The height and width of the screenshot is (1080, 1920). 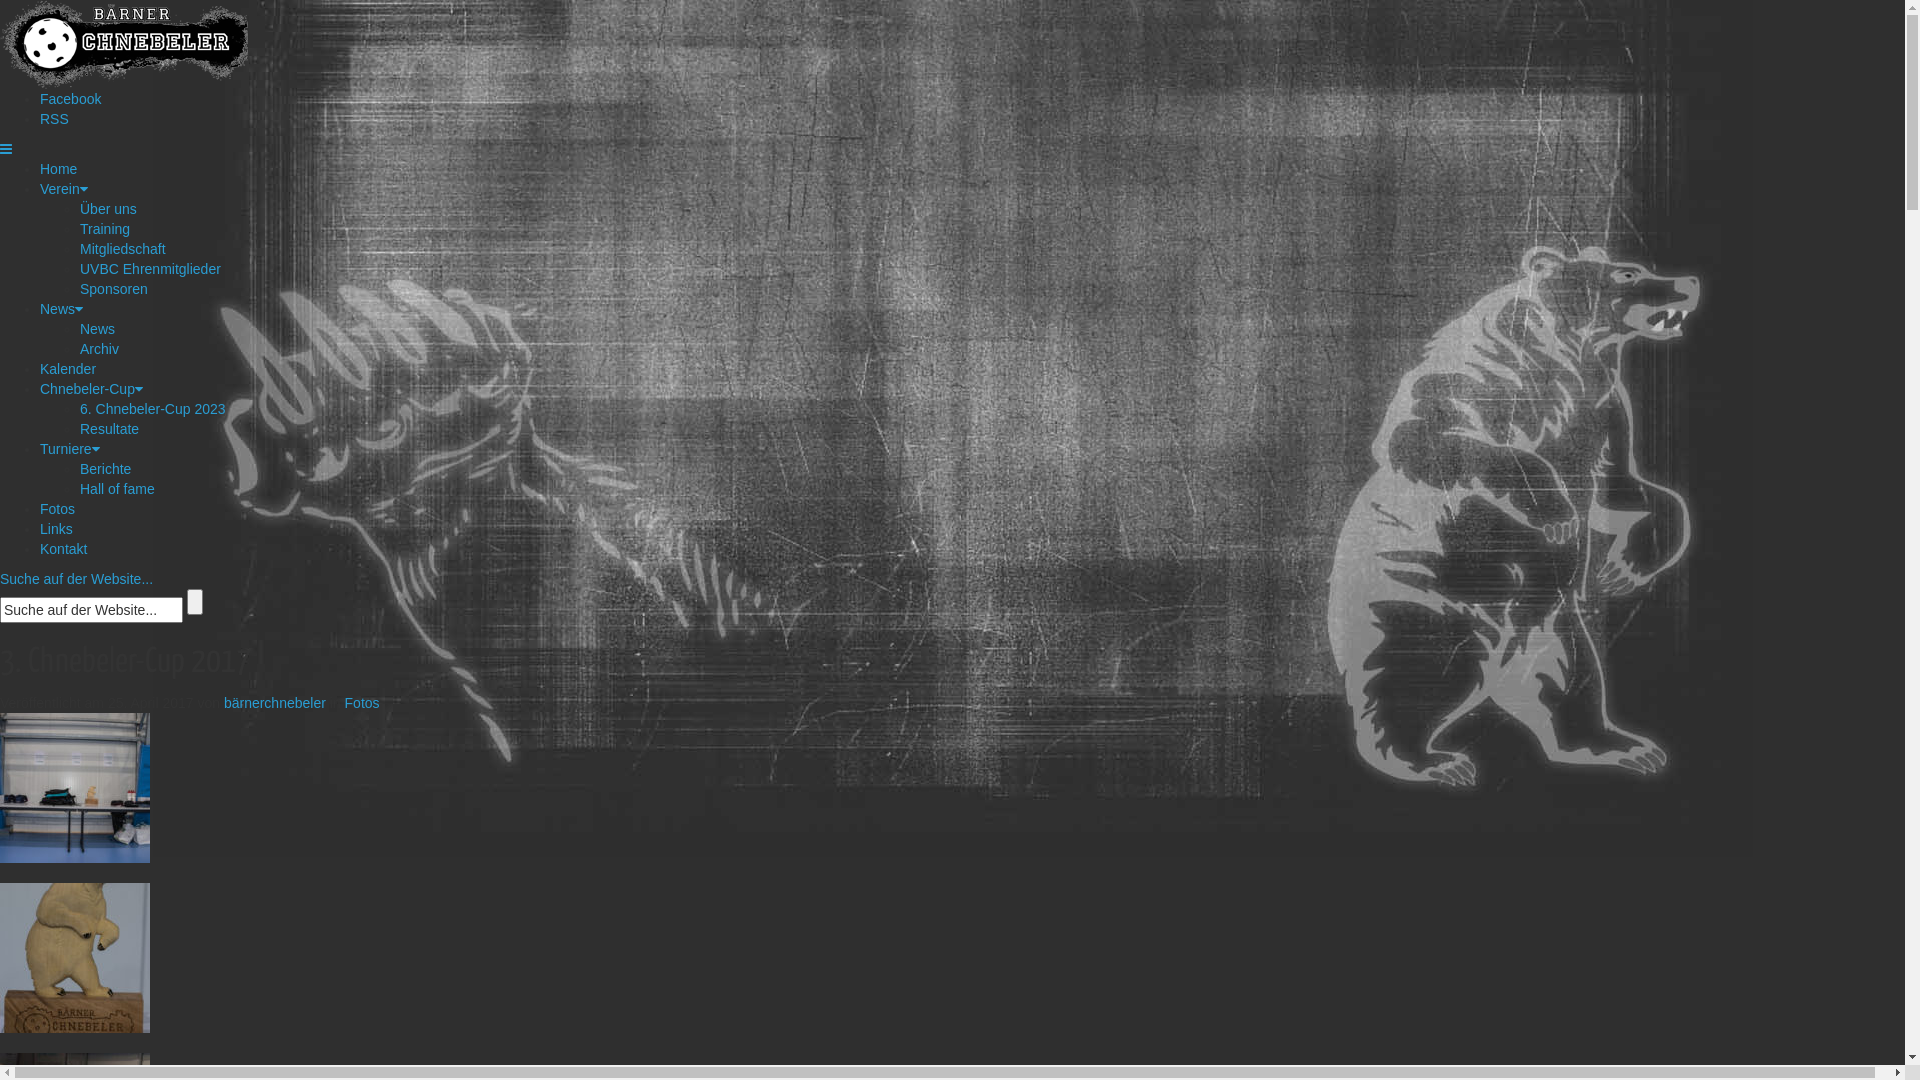 What do you see at coordinates (67, 369) in the screenshot?
I see `'Kalender'` at bounding box center [67, 369].